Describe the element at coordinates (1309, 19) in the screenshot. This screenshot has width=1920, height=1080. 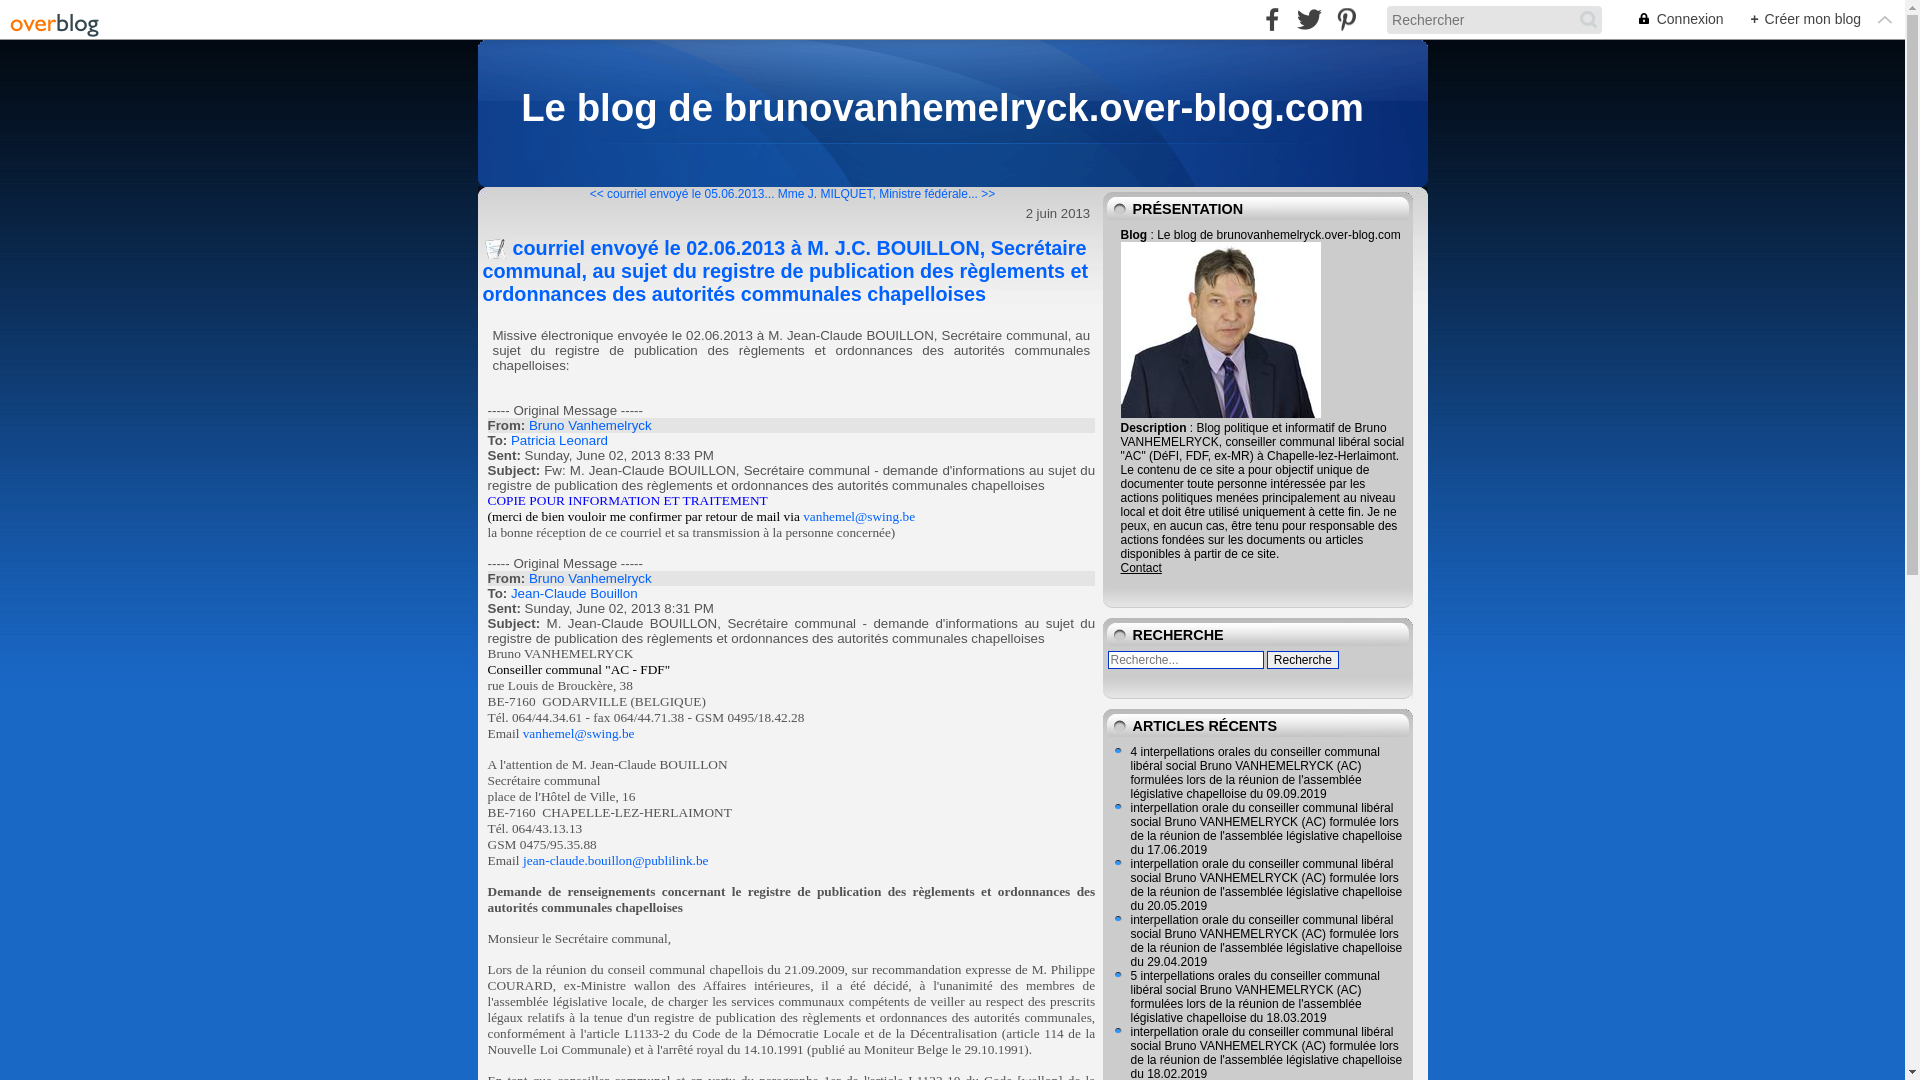
I see `' twitter'` at that location.